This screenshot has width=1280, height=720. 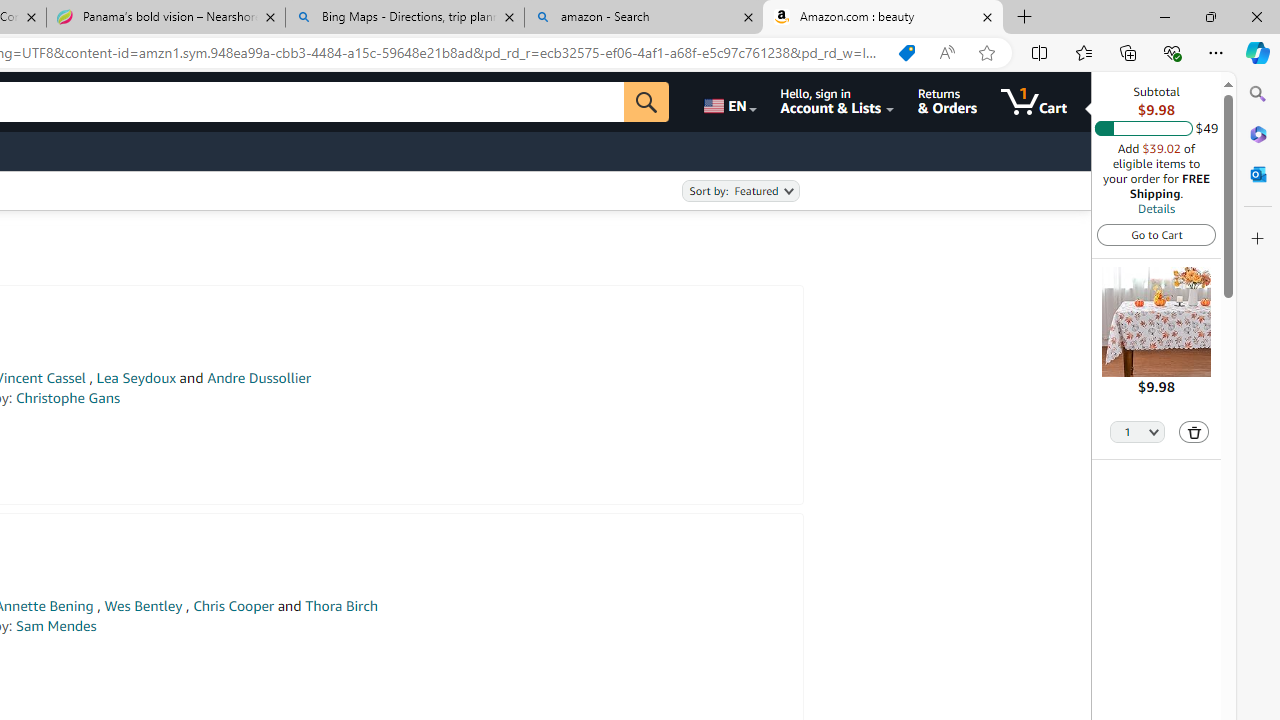 I want to click on 'Amazon.com : beauty', so click(x=882, y=17).